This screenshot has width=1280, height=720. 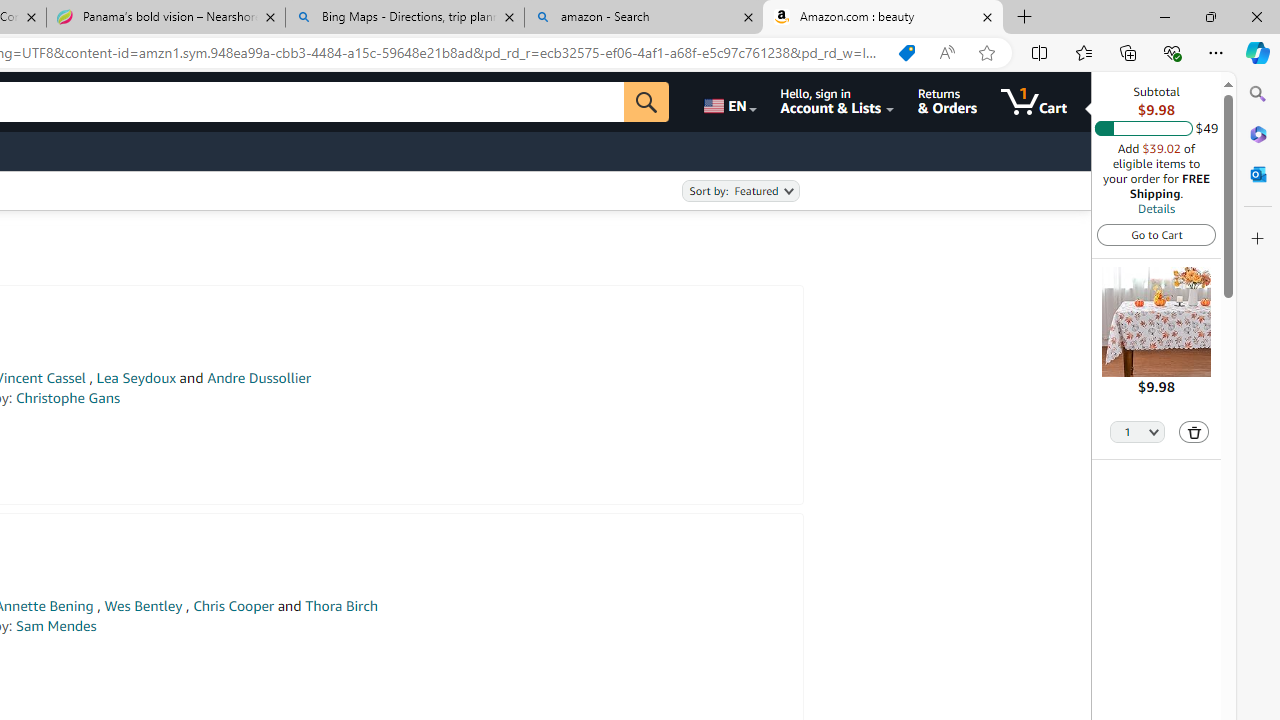 I want to click on 'Amazon.com : beauty', so click(x=882, y=17).